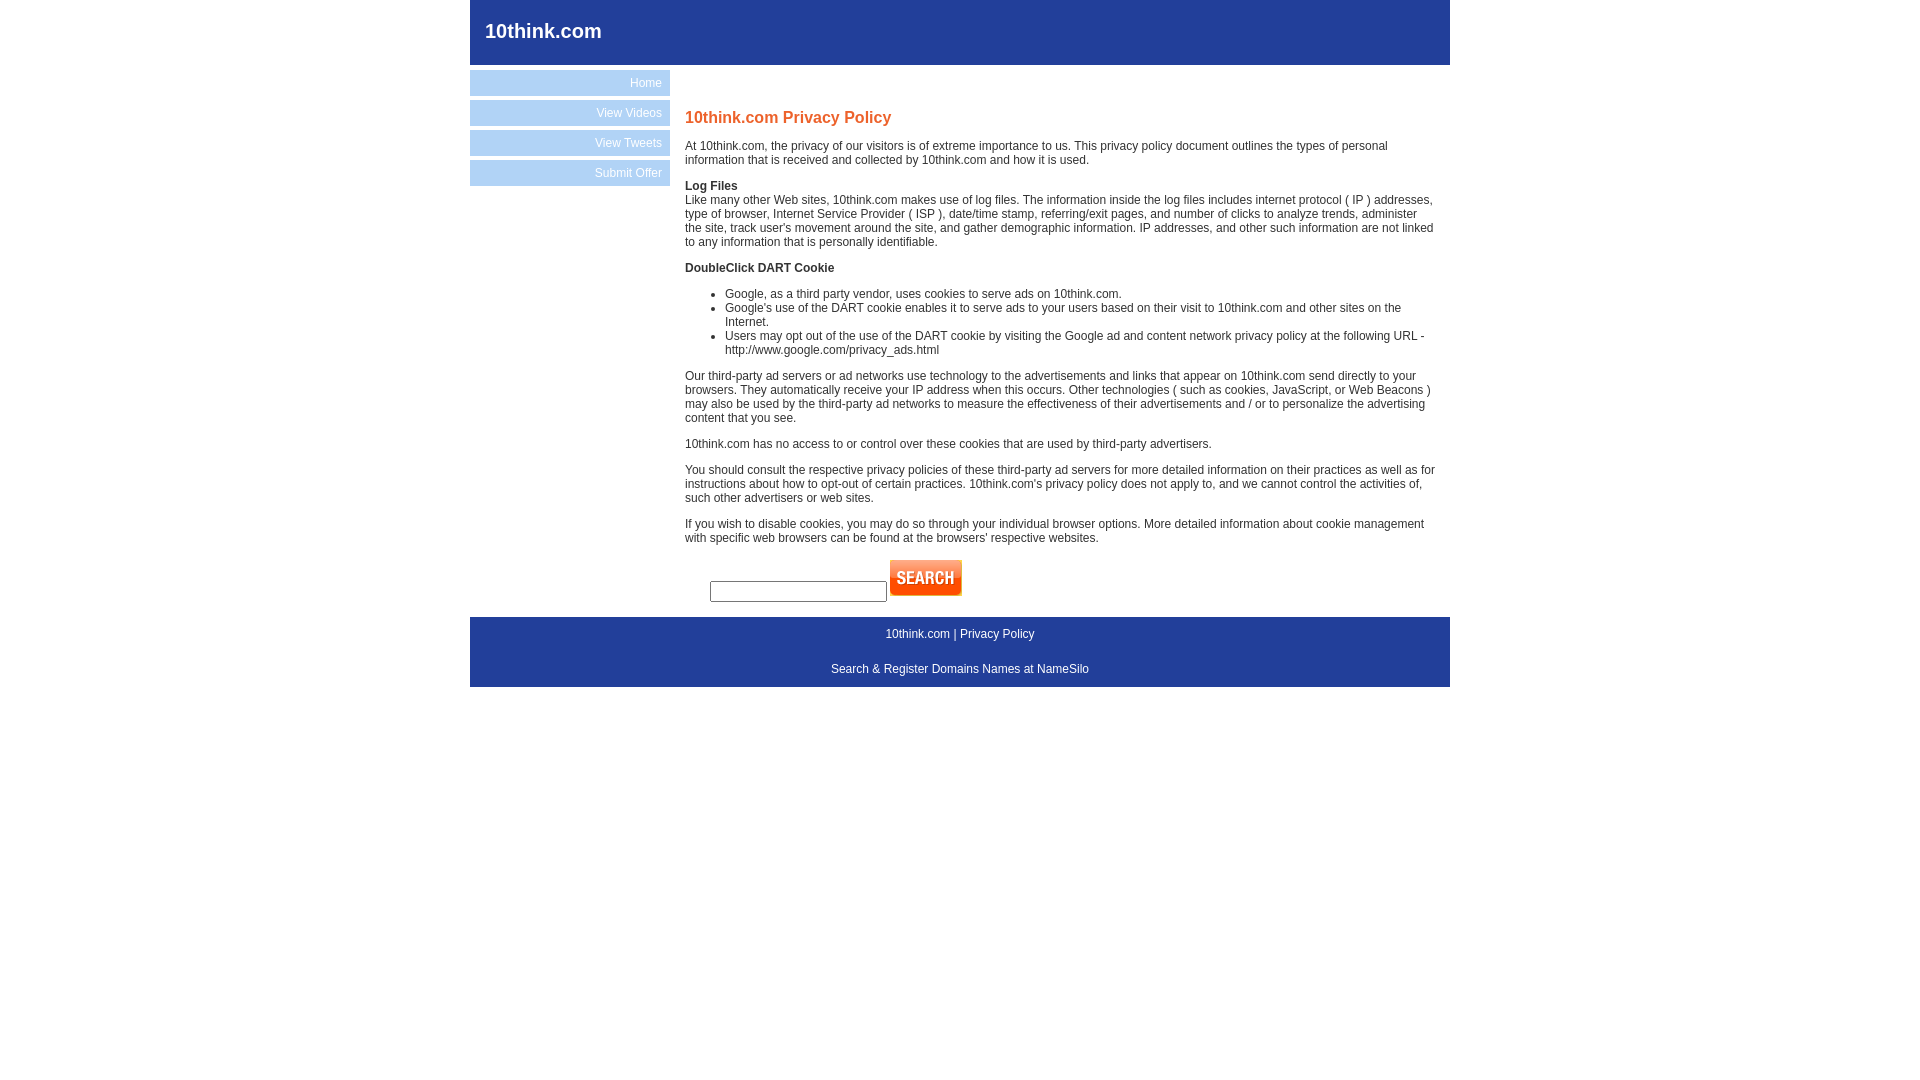 The image size is (1920, 1080). What do you see at coordinates (569, 172) in the screenshot?
I see `'Submit Offer'` at bounding box center [569, 172].